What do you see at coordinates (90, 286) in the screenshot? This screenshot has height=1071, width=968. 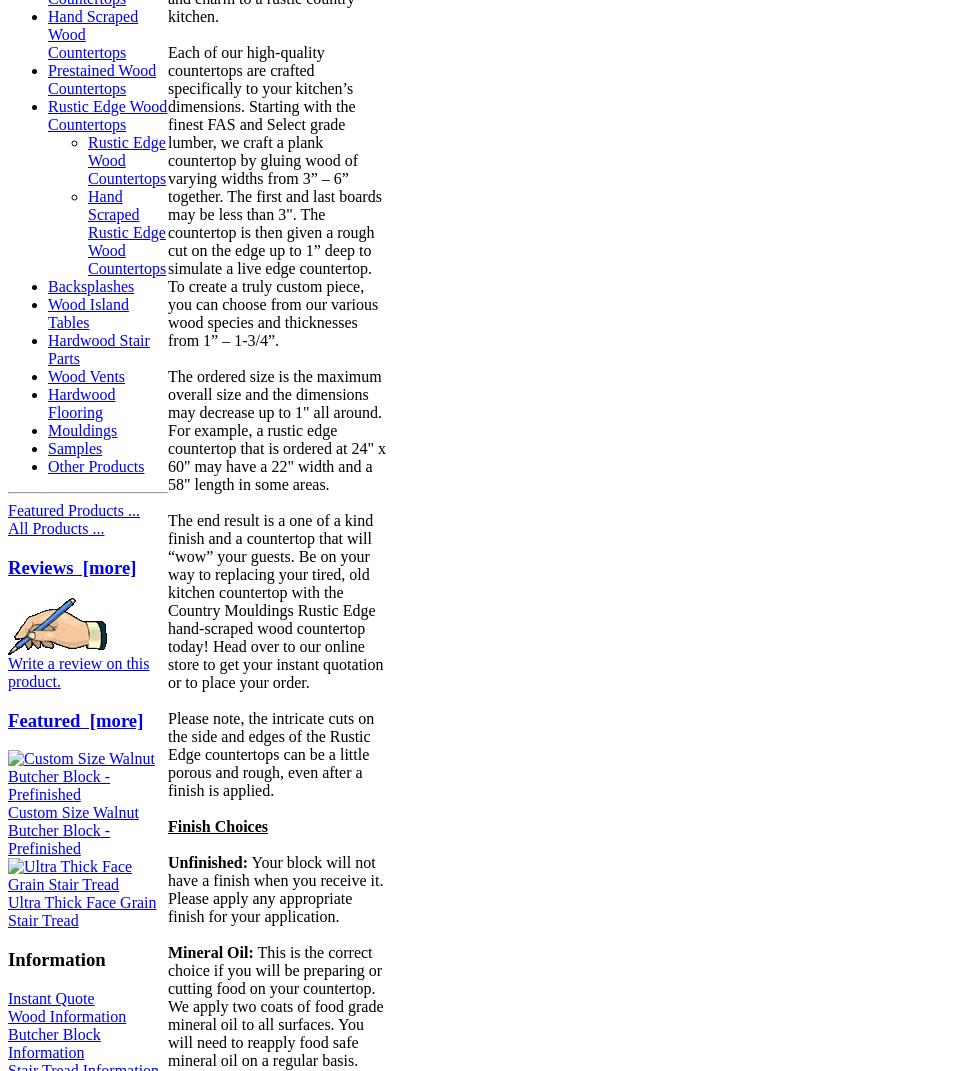 I see `'Backsplashes'` at bounding box center [90, 286].